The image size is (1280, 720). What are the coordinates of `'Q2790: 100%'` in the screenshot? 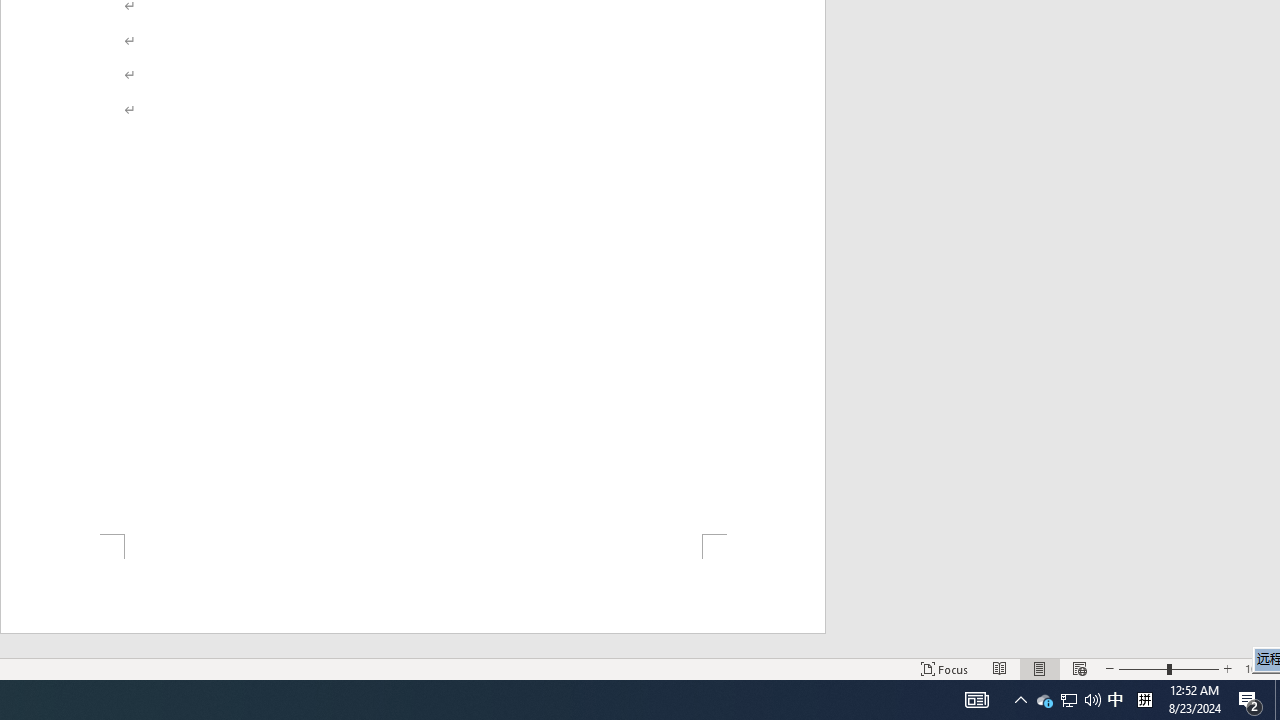 It's located at (1067, 698).